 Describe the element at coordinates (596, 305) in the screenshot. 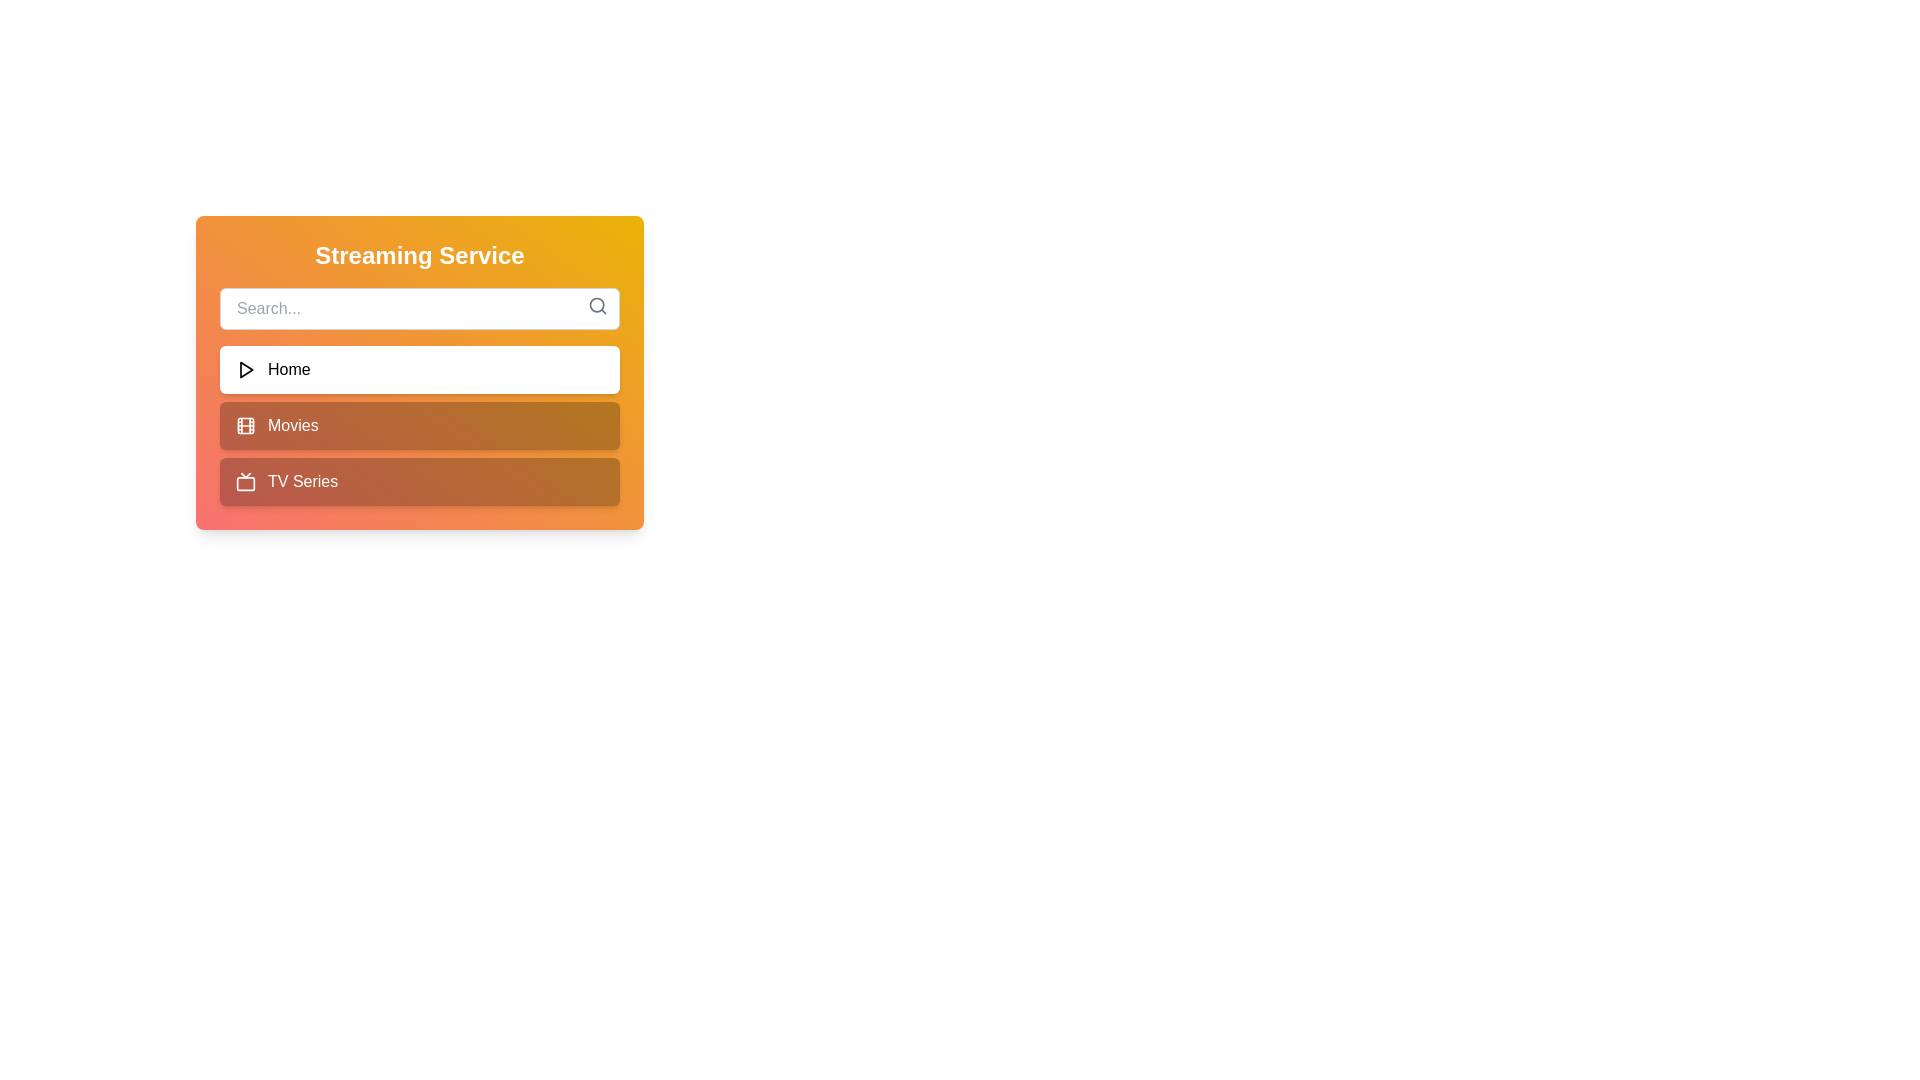

I see `the circular magnifying glass lens element located in the upper-right corner of the magnifying glass icon in the search field` at that location.